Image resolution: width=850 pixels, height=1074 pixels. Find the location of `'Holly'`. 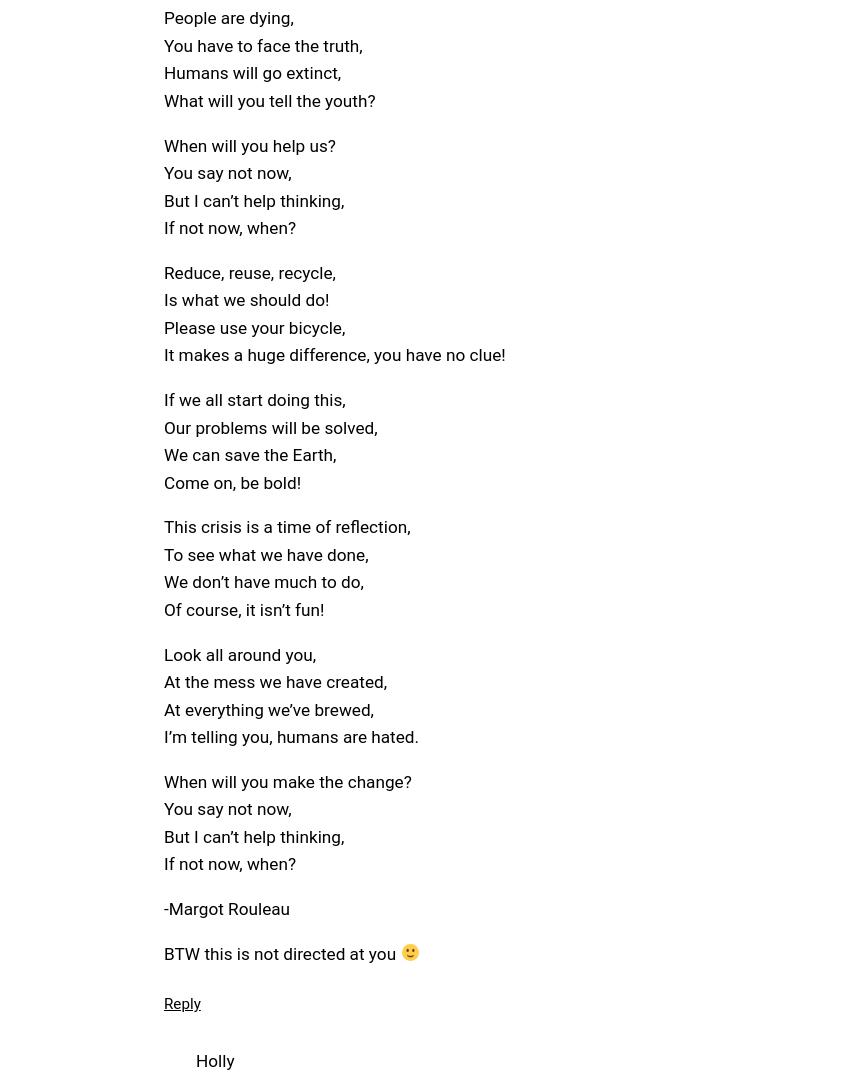

'Holly' is located at coordinates (214, 1060).